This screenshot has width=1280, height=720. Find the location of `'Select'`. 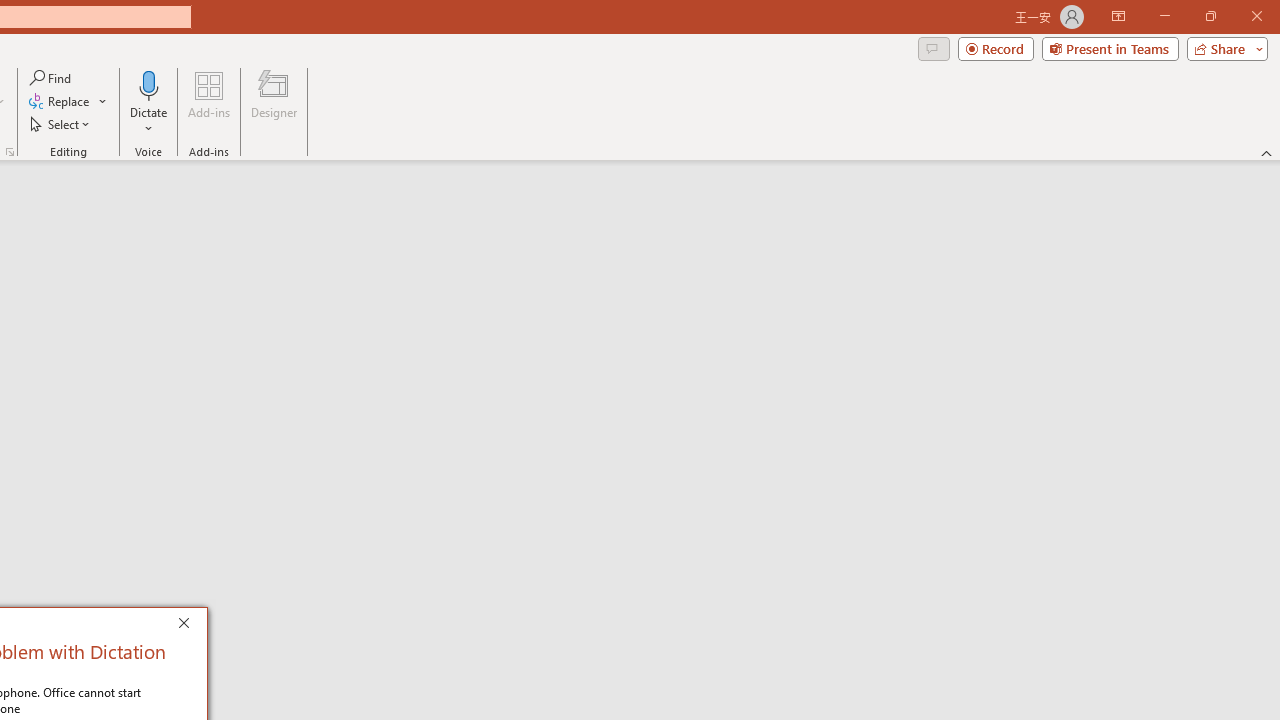

'Select' is located at coordinates (61, 124).